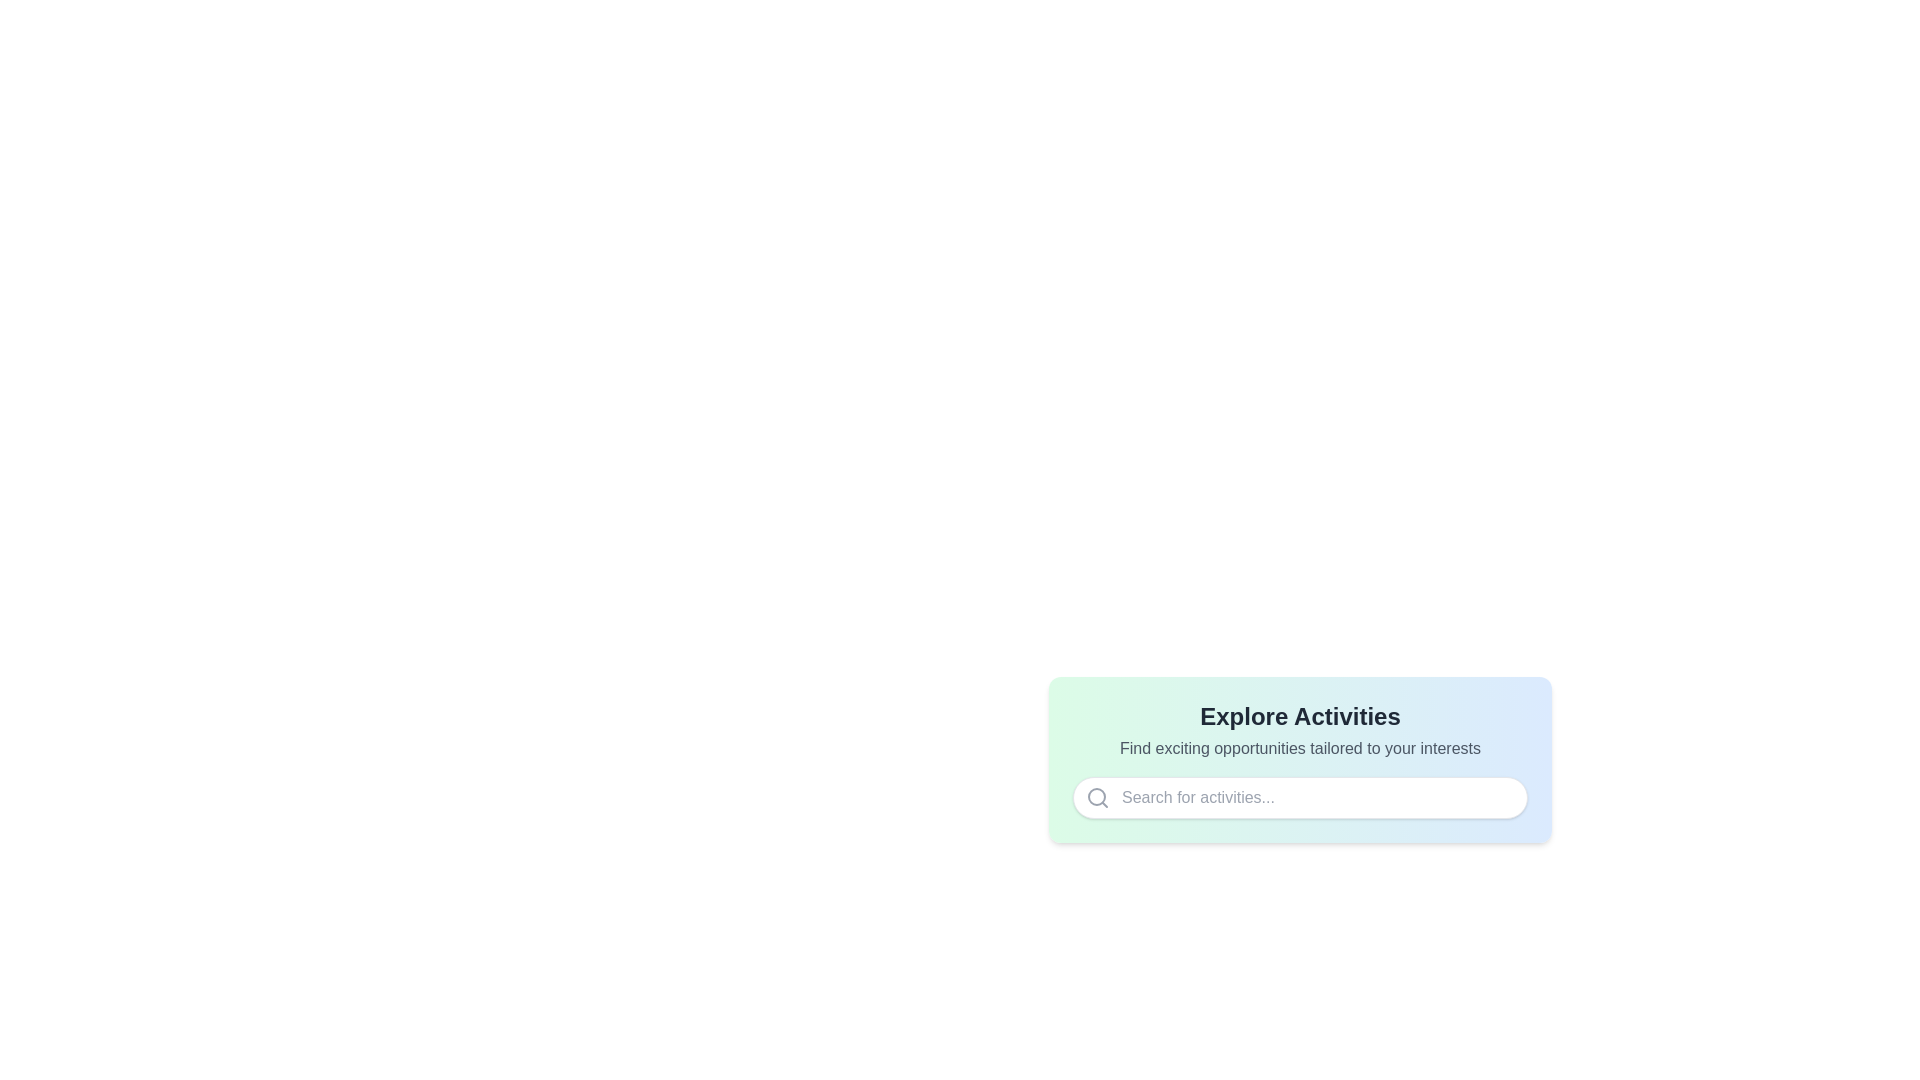 The height and width of the screenshot is (1080, 1920). I want to click on the magnifying glass icon, which is styled in a thin, modern design and located at the far left of the input field labeled 'Search for activities...', so click(1097, 797).